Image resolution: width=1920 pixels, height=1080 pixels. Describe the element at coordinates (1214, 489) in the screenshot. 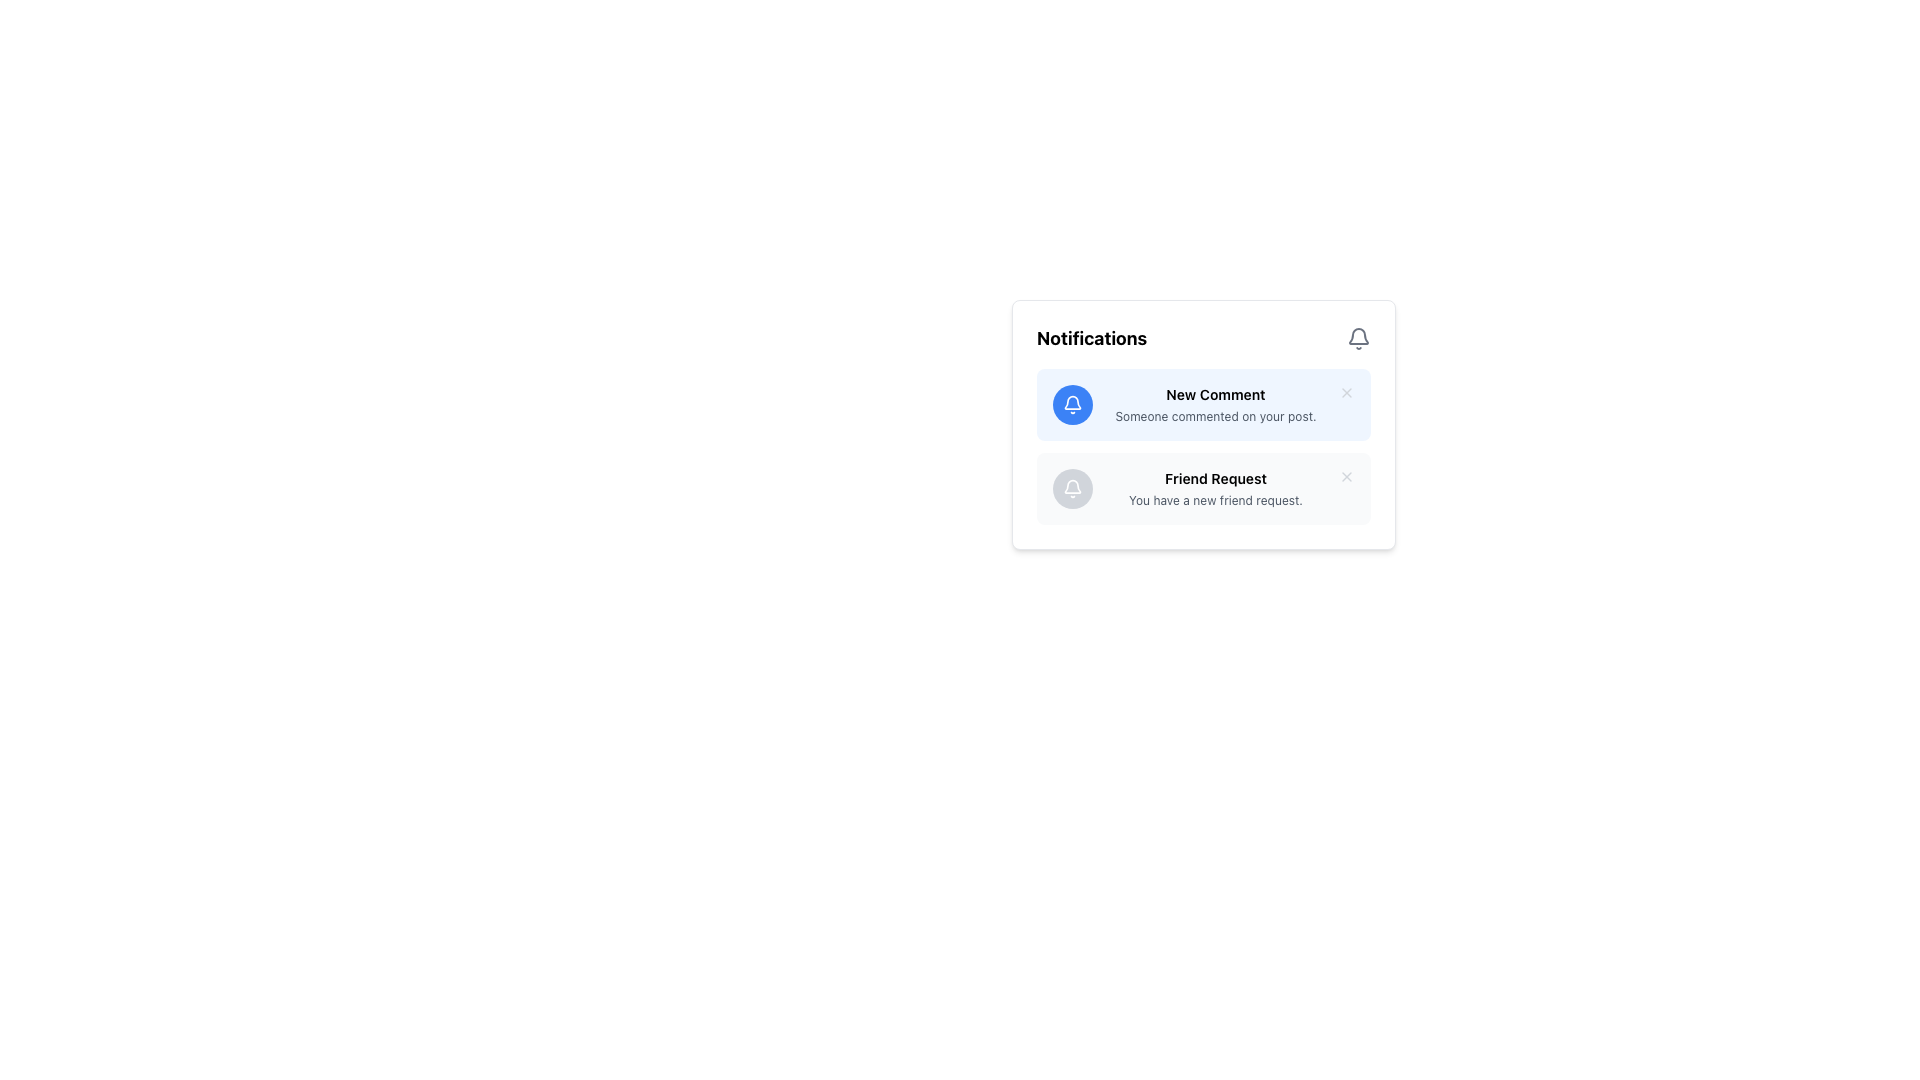

I see `the contextual controls of the second notification item which informs the user about a new friend request, located below the 'New Comment' notification` at that location.